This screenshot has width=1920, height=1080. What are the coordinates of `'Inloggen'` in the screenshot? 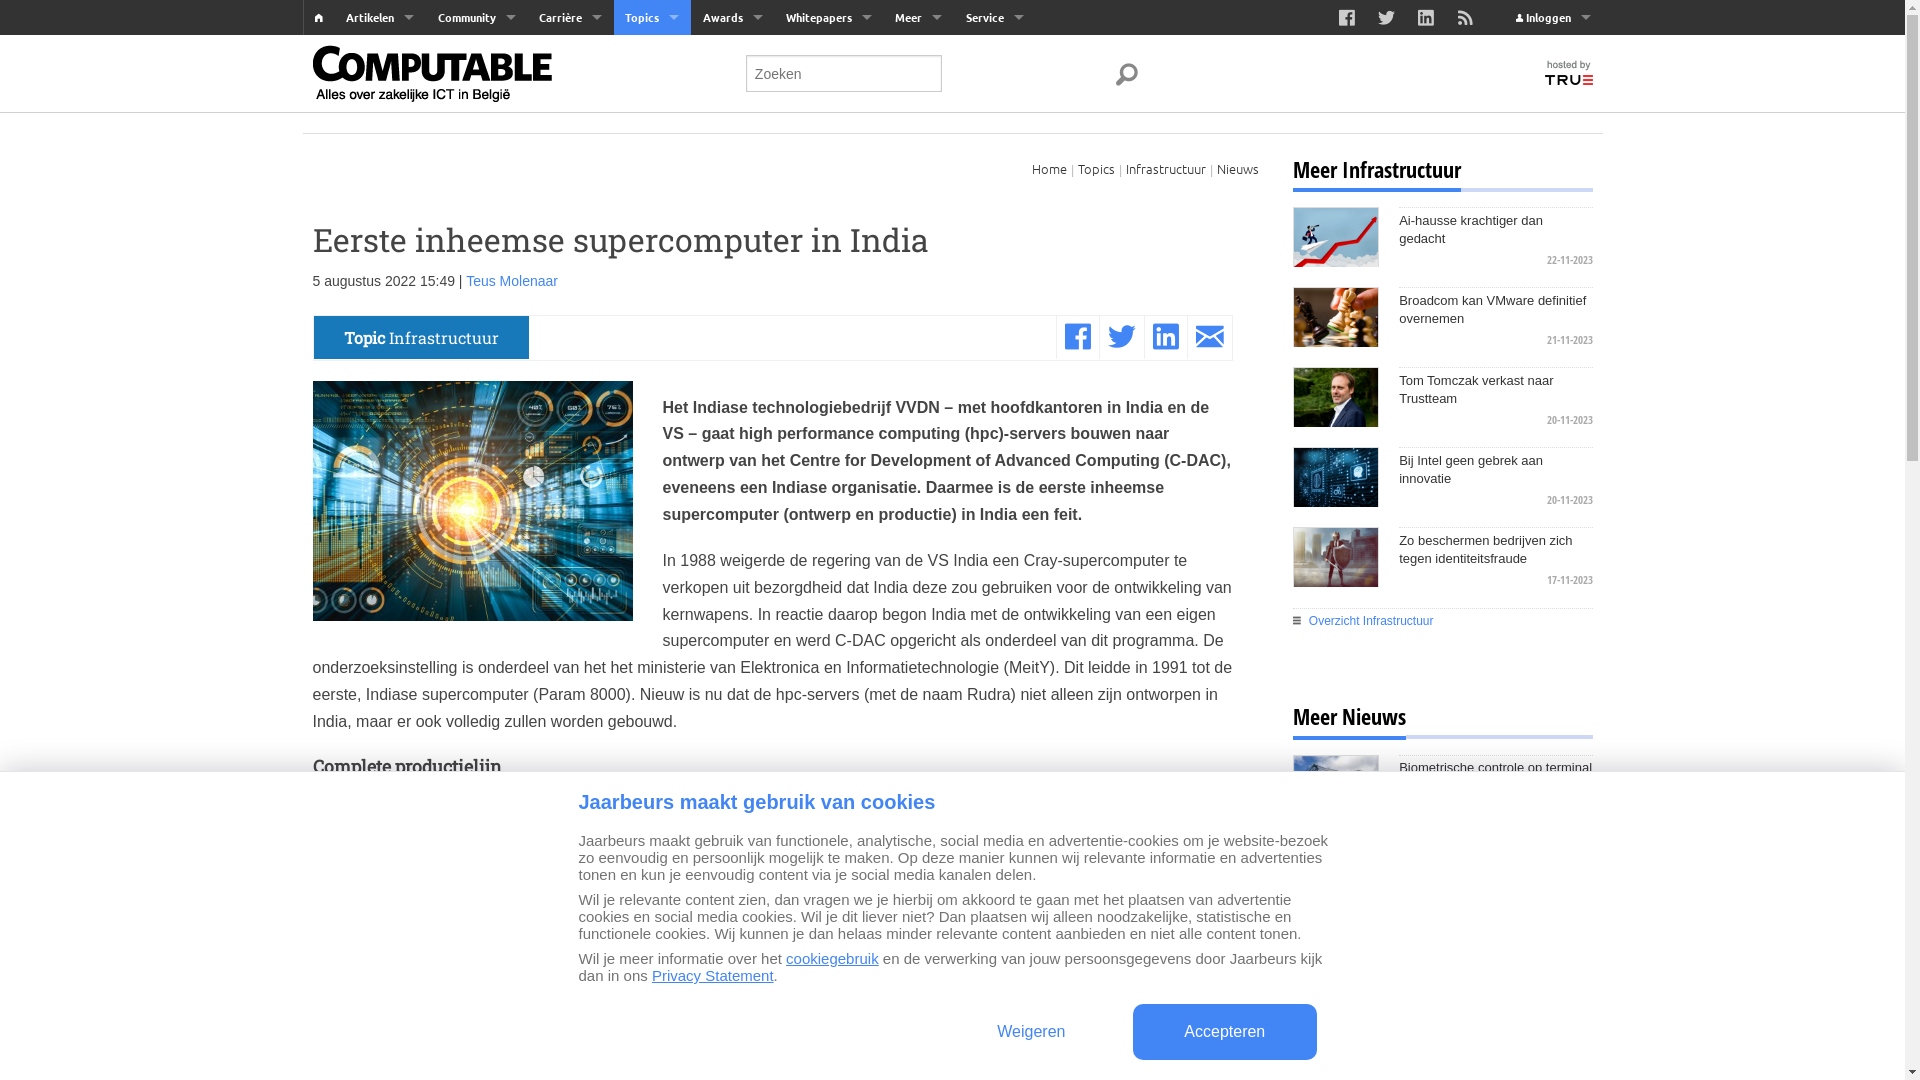 It's located at (1552, 17).